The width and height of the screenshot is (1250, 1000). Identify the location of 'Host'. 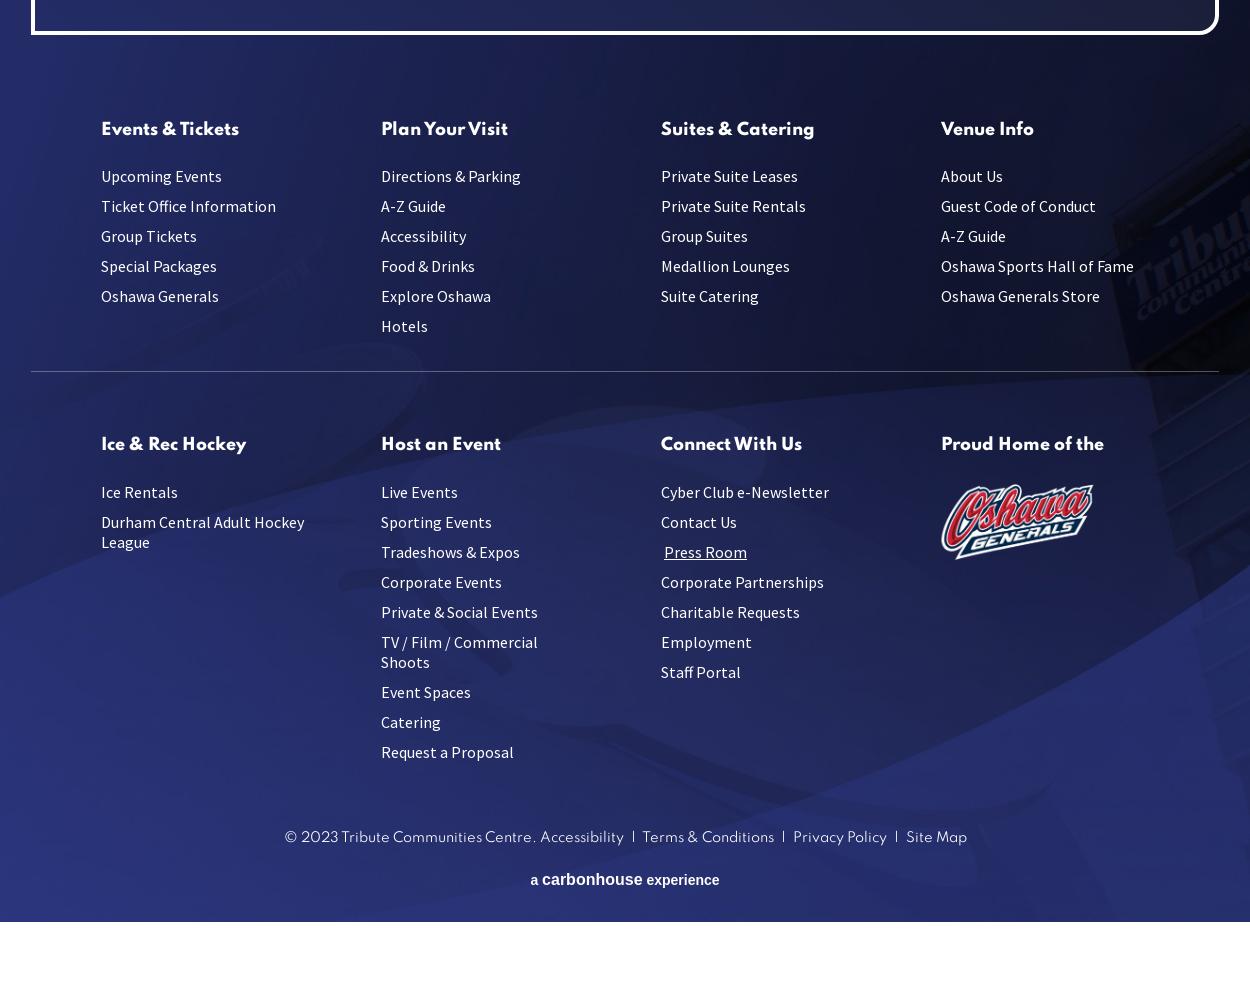
(400, 444).